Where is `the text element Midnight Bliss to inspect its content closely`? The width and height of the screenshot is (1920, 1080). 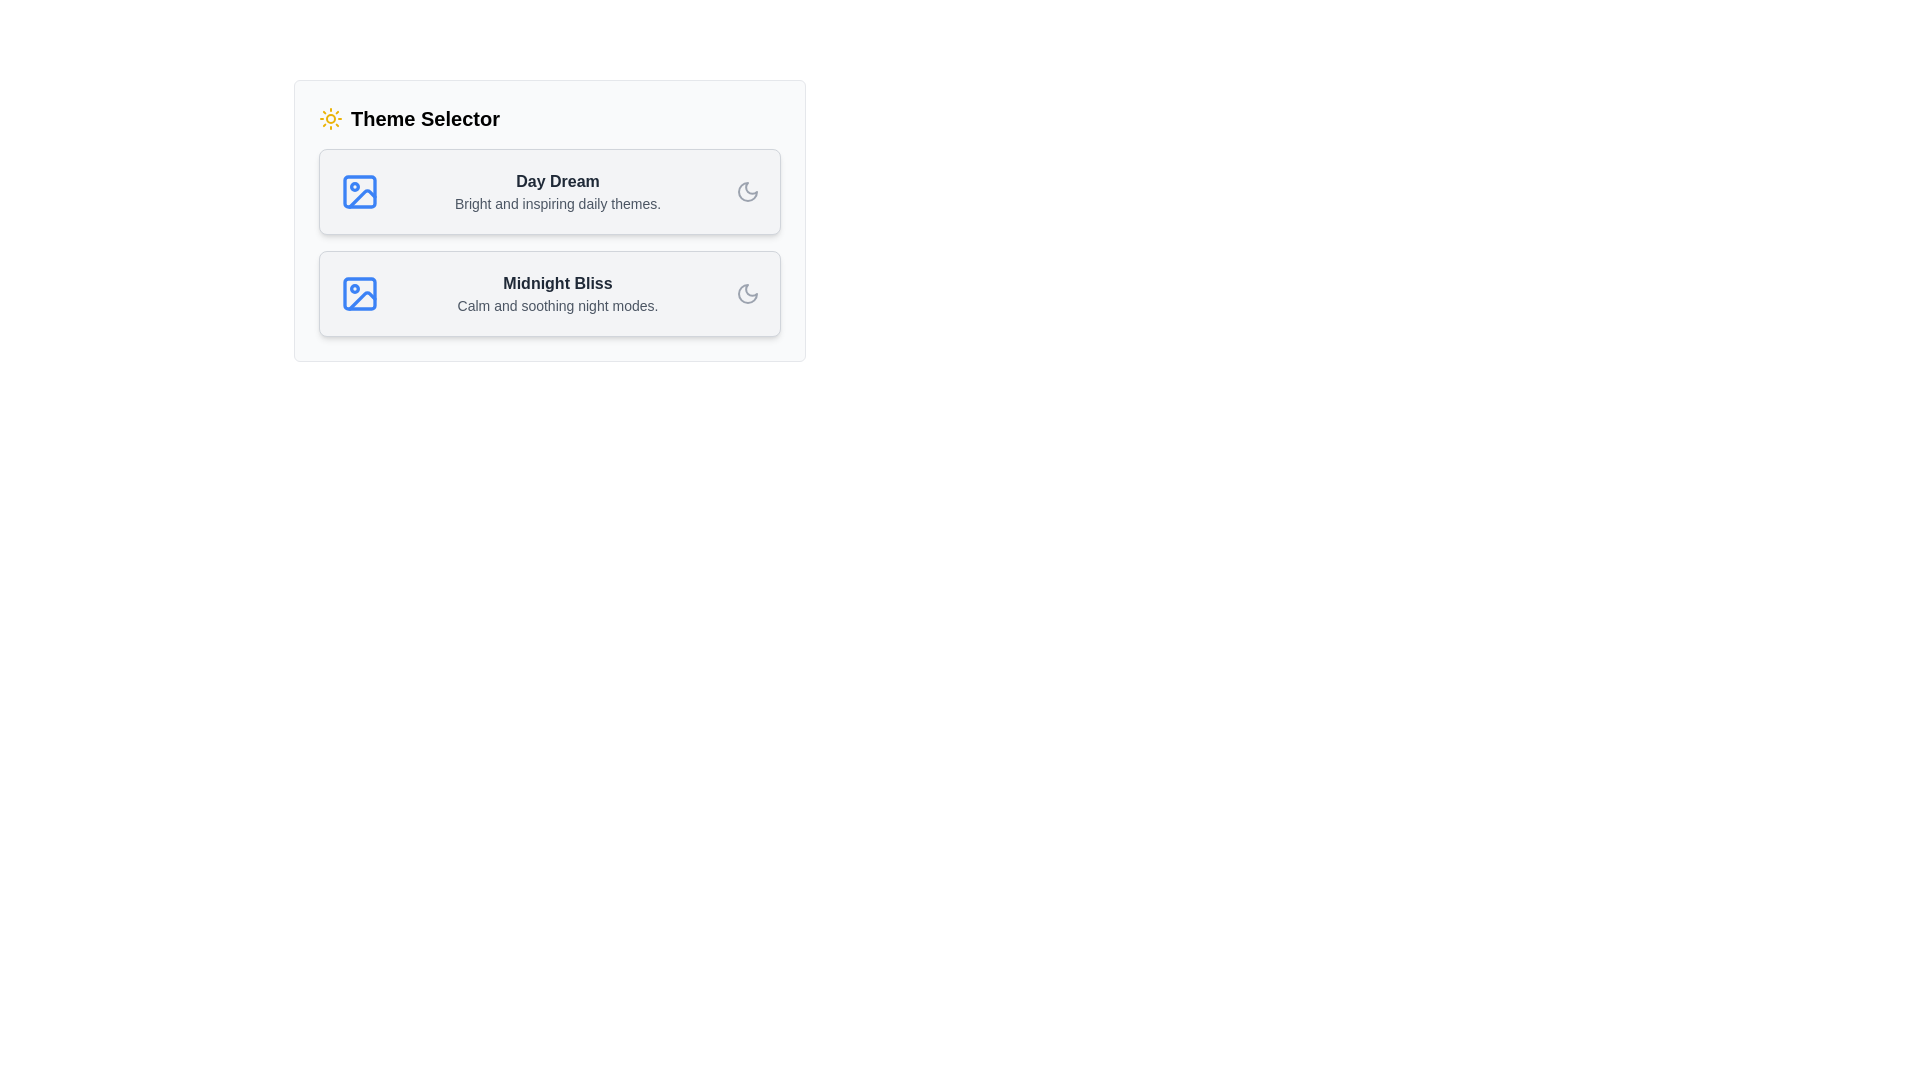 the text element Midnight Bliss to inspect its content closely is located at coordinates (557, 284).